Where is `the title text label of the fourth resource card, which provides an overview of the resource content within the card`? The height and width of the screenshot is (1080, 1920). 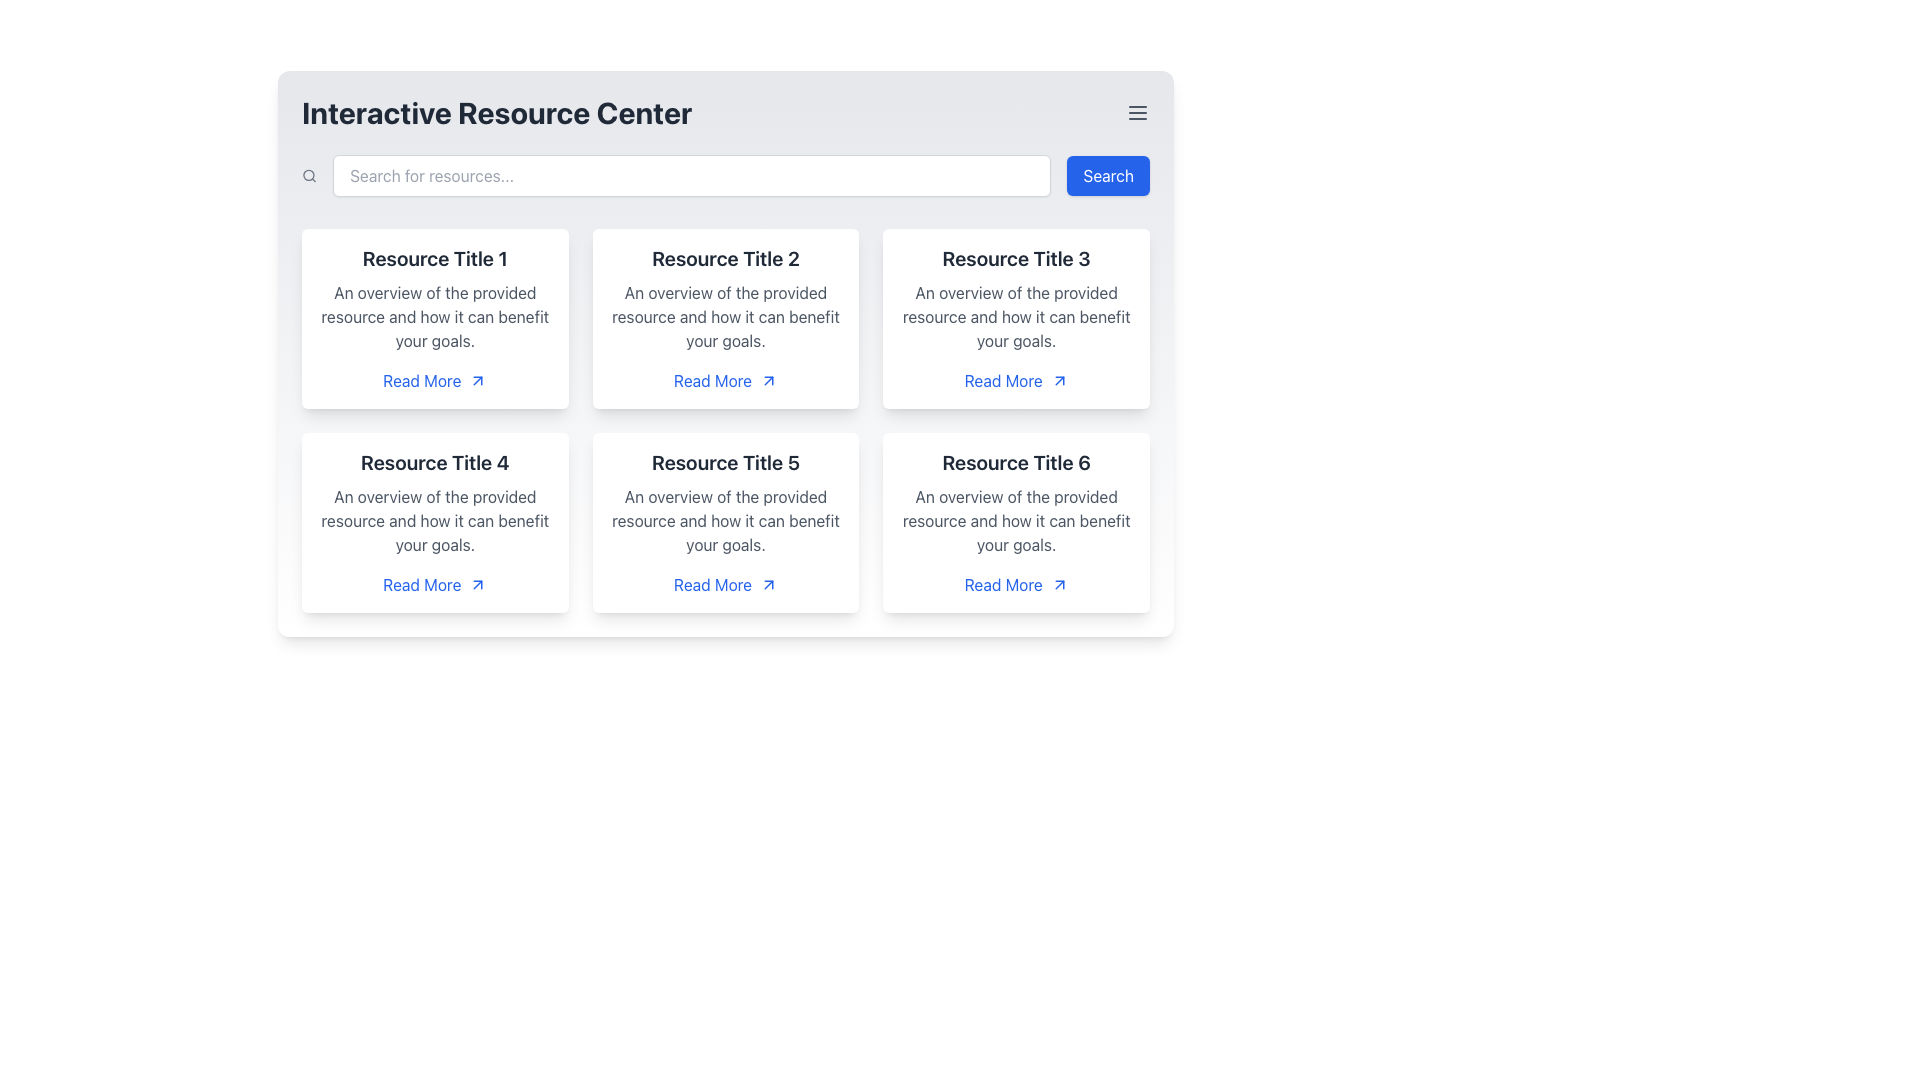
the title text label of the fourth resource card, which provides an overview of the resource content within the card is located at coordinates (434, 462).